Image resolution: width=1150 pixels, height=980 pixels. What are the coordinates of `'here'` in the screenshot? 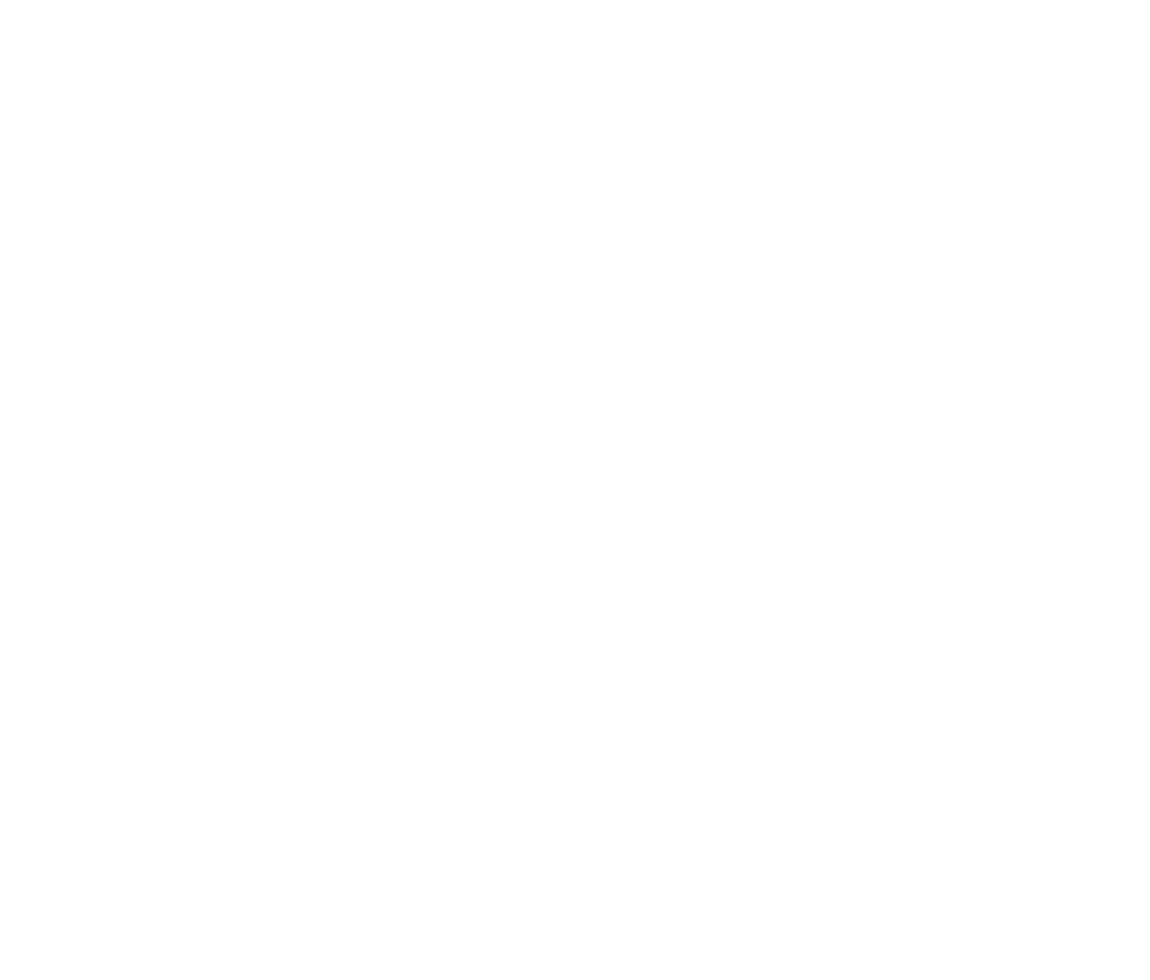 It's located at (343, 851).